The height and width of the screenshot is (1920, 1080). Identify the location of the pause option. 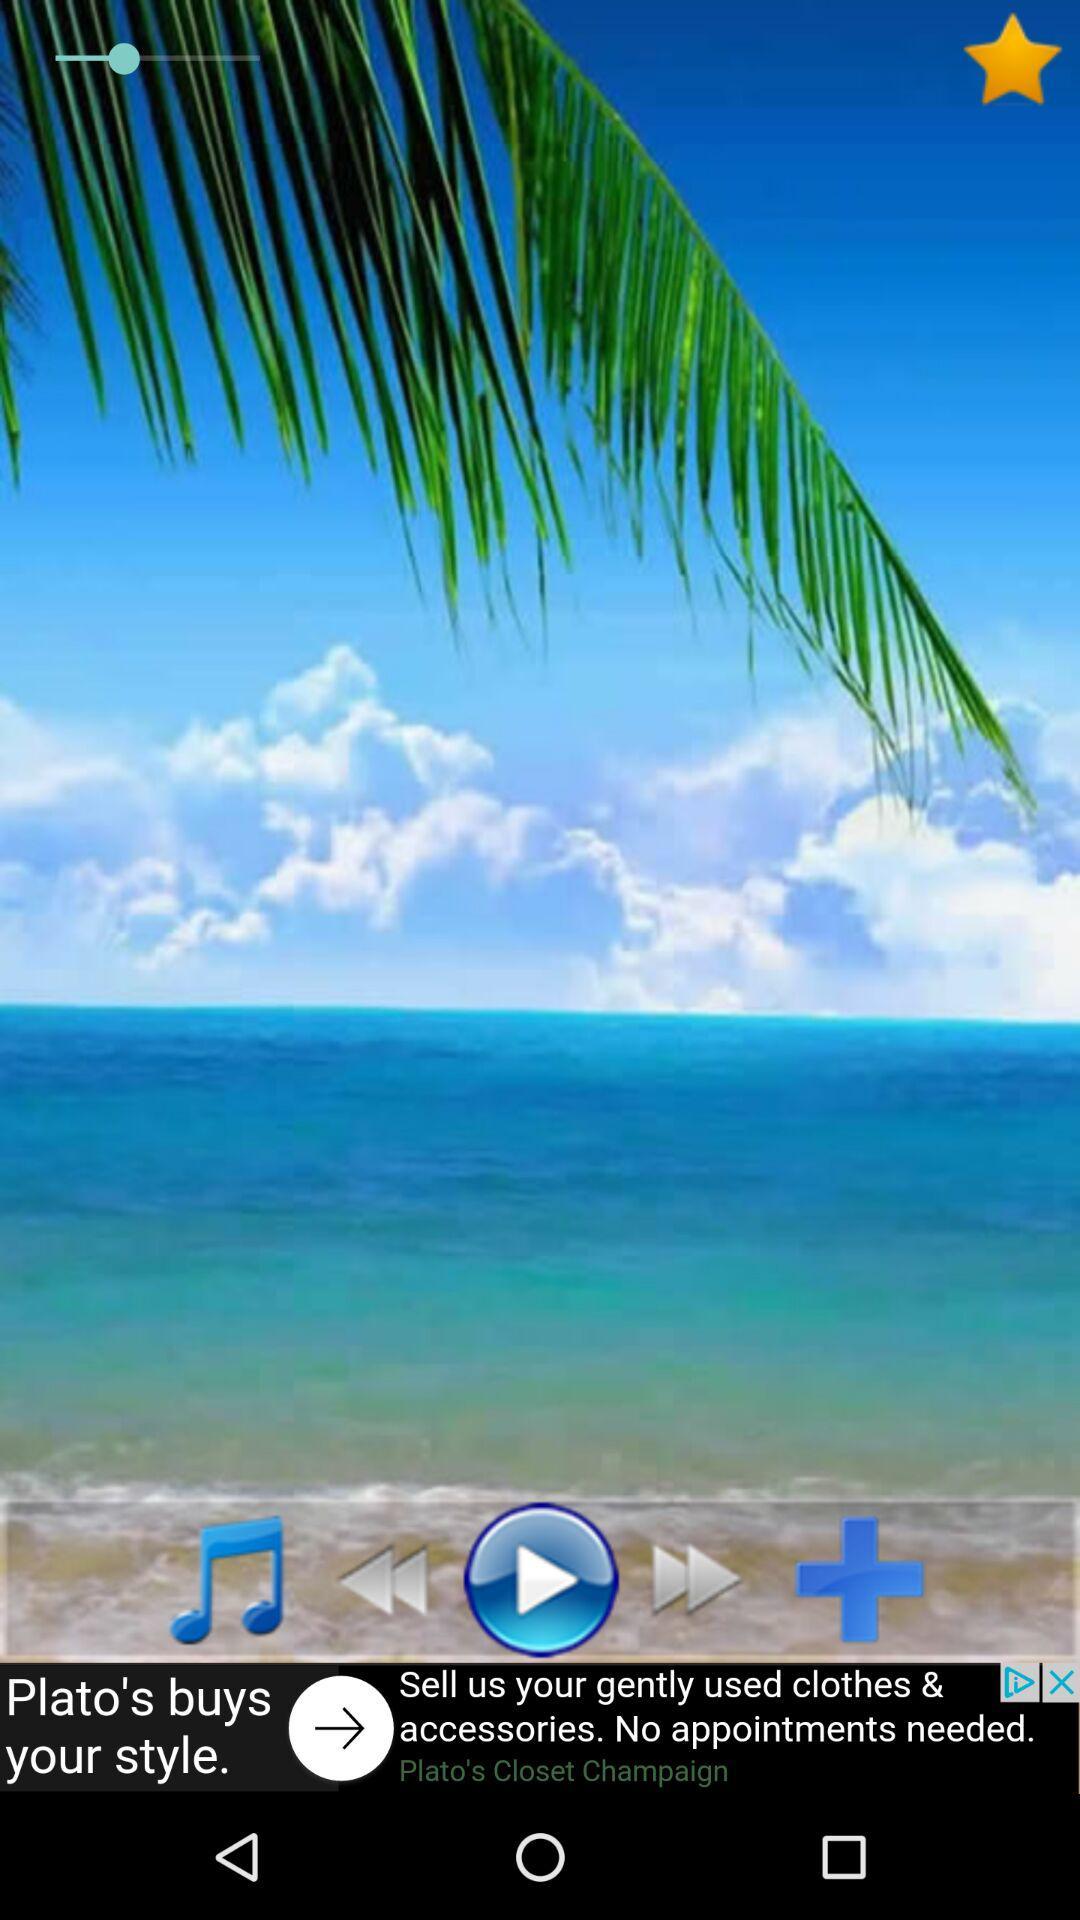
(540, 1577).